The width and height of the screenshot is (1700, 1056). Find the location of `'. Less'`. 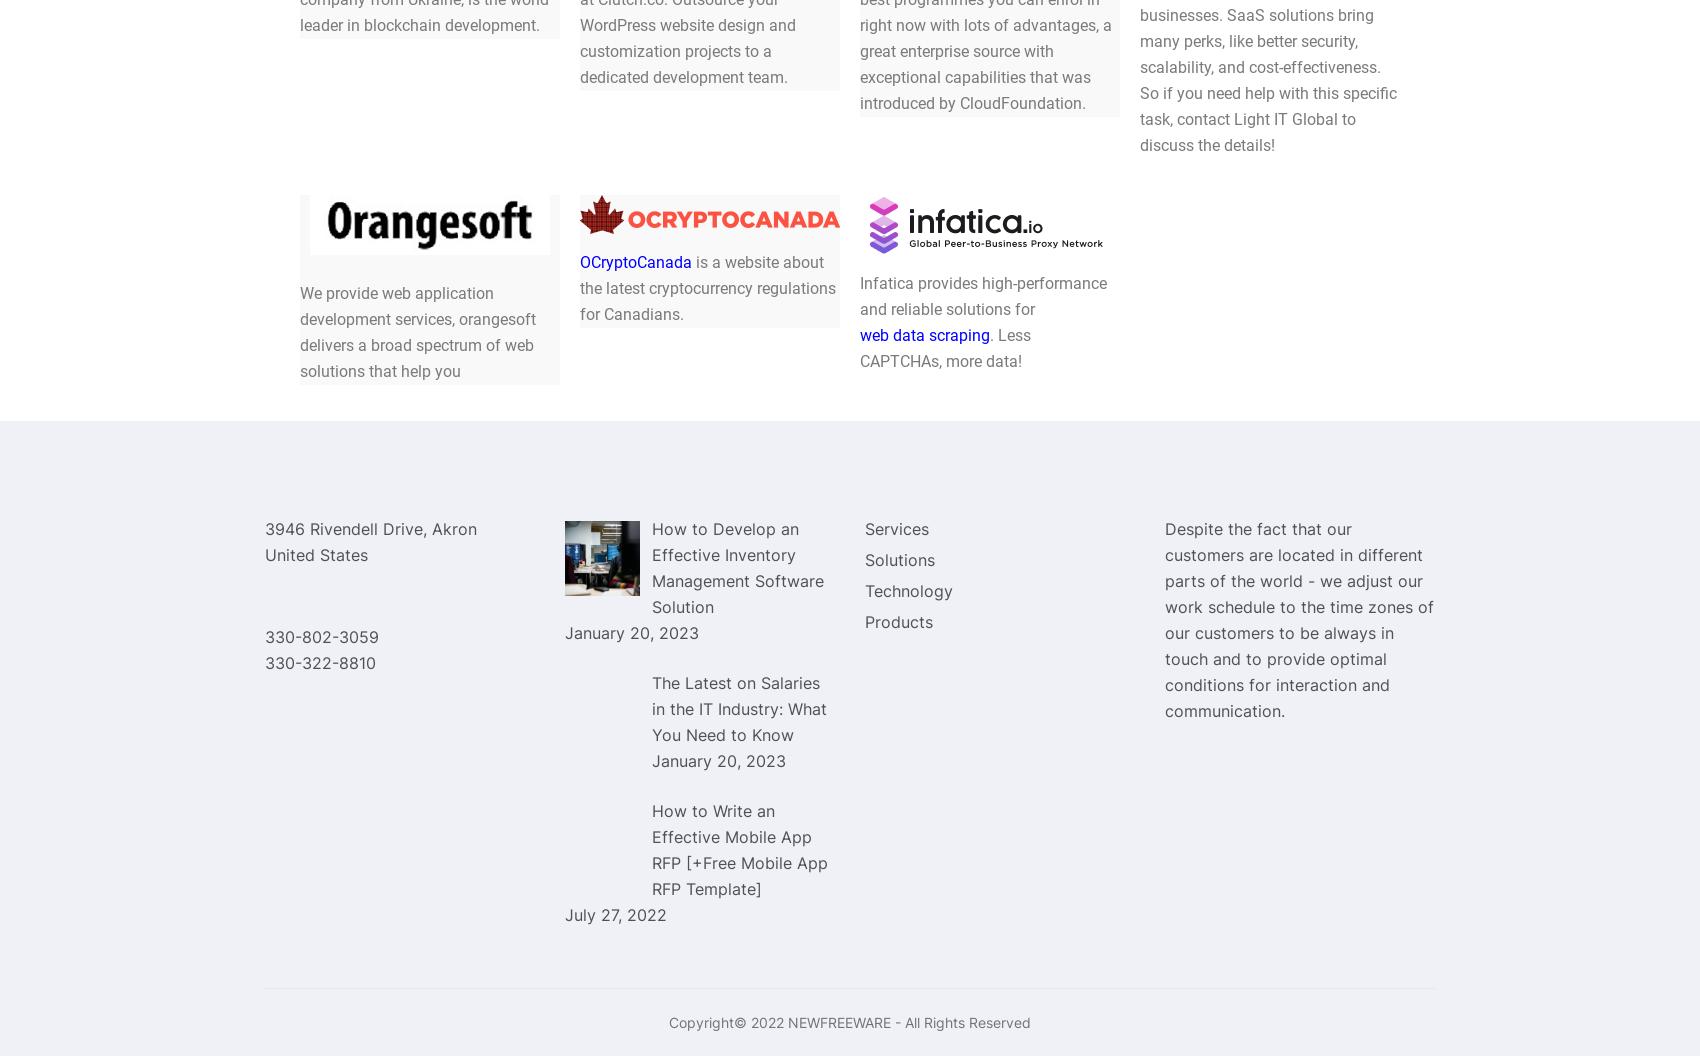

'. Less' is located at coordinates (1009, 333).